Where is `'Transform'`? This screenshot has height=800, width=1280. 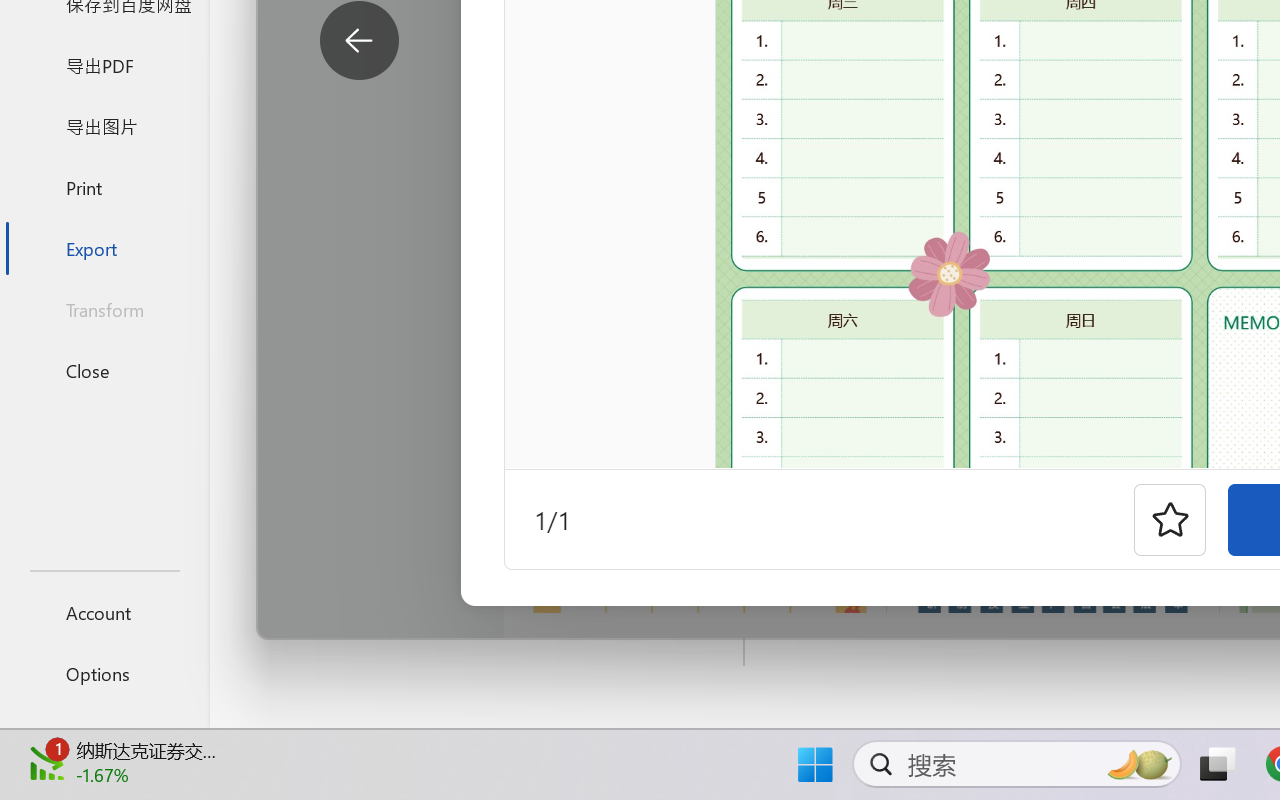 'Transform' is located at coordinates (103, 308).